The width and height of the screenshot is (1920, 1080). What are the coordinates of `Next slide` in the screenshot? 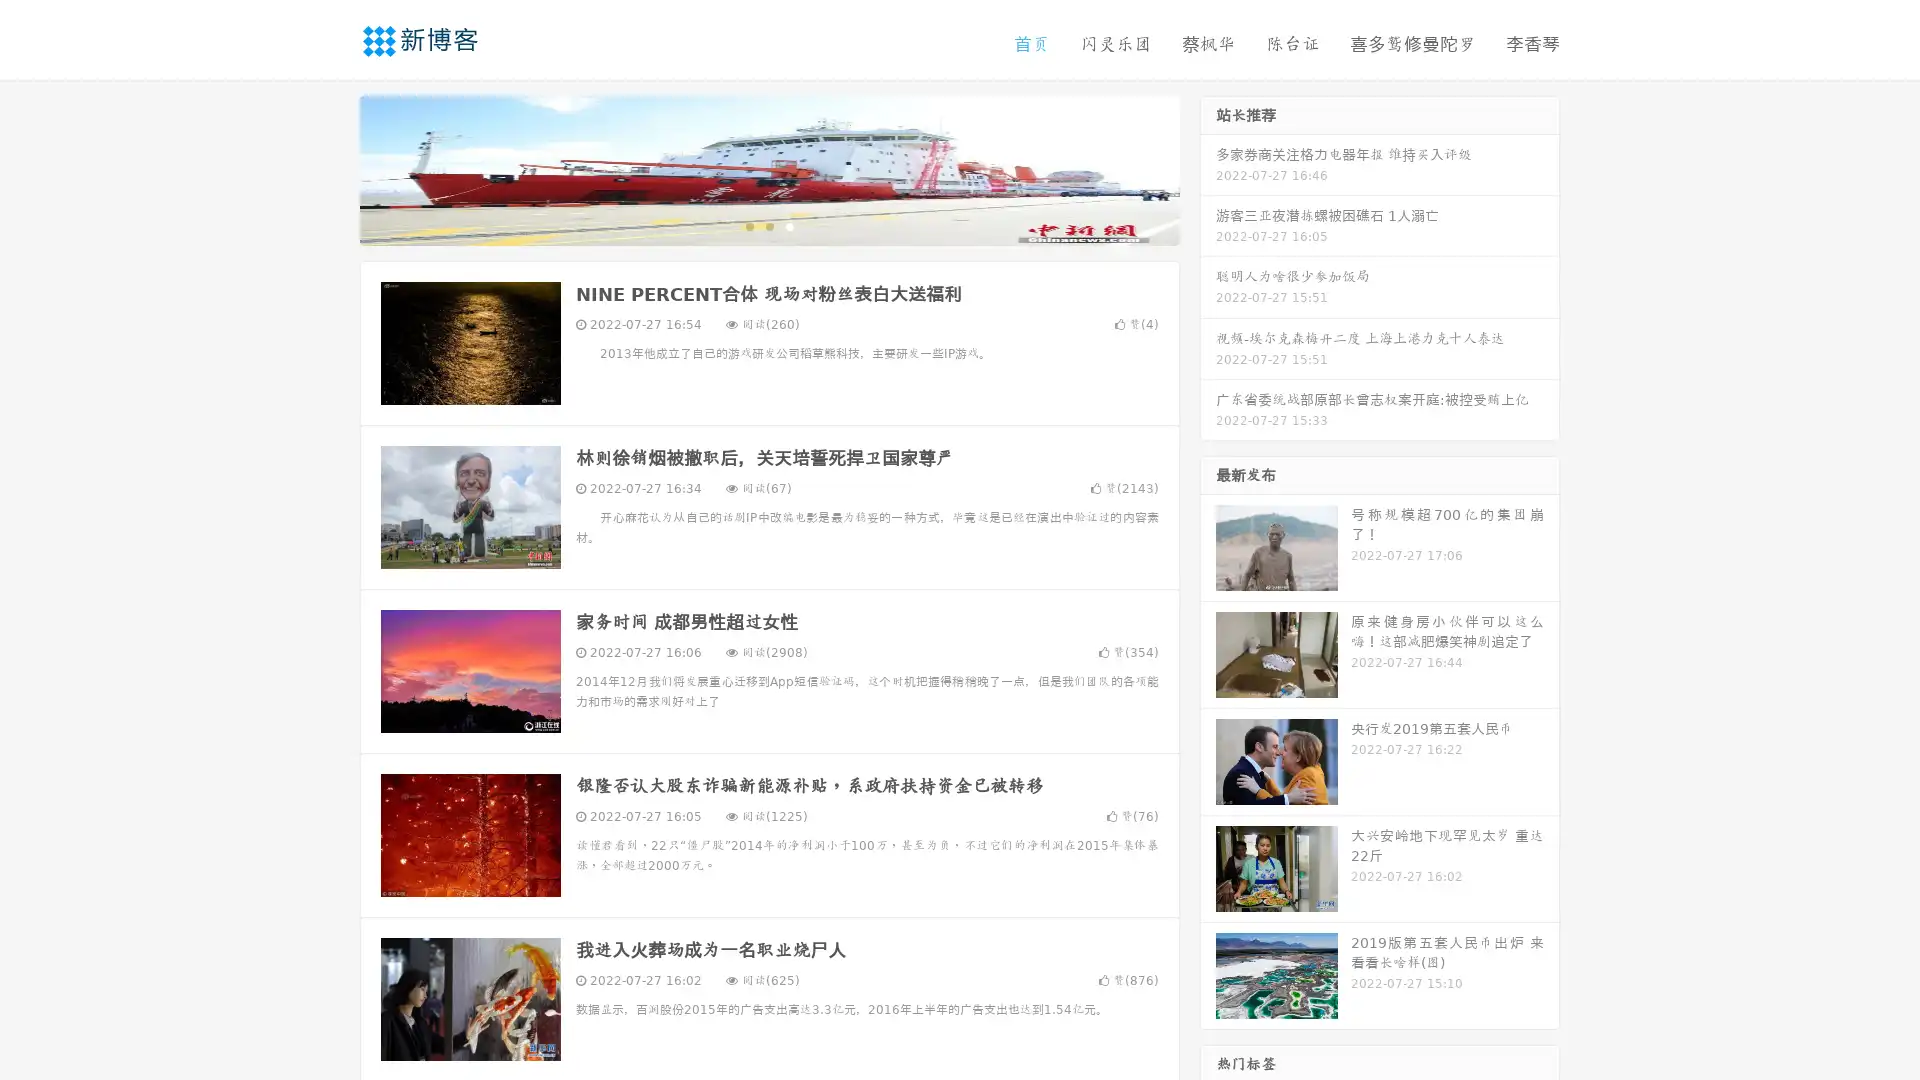 It's located at (1208, 168).